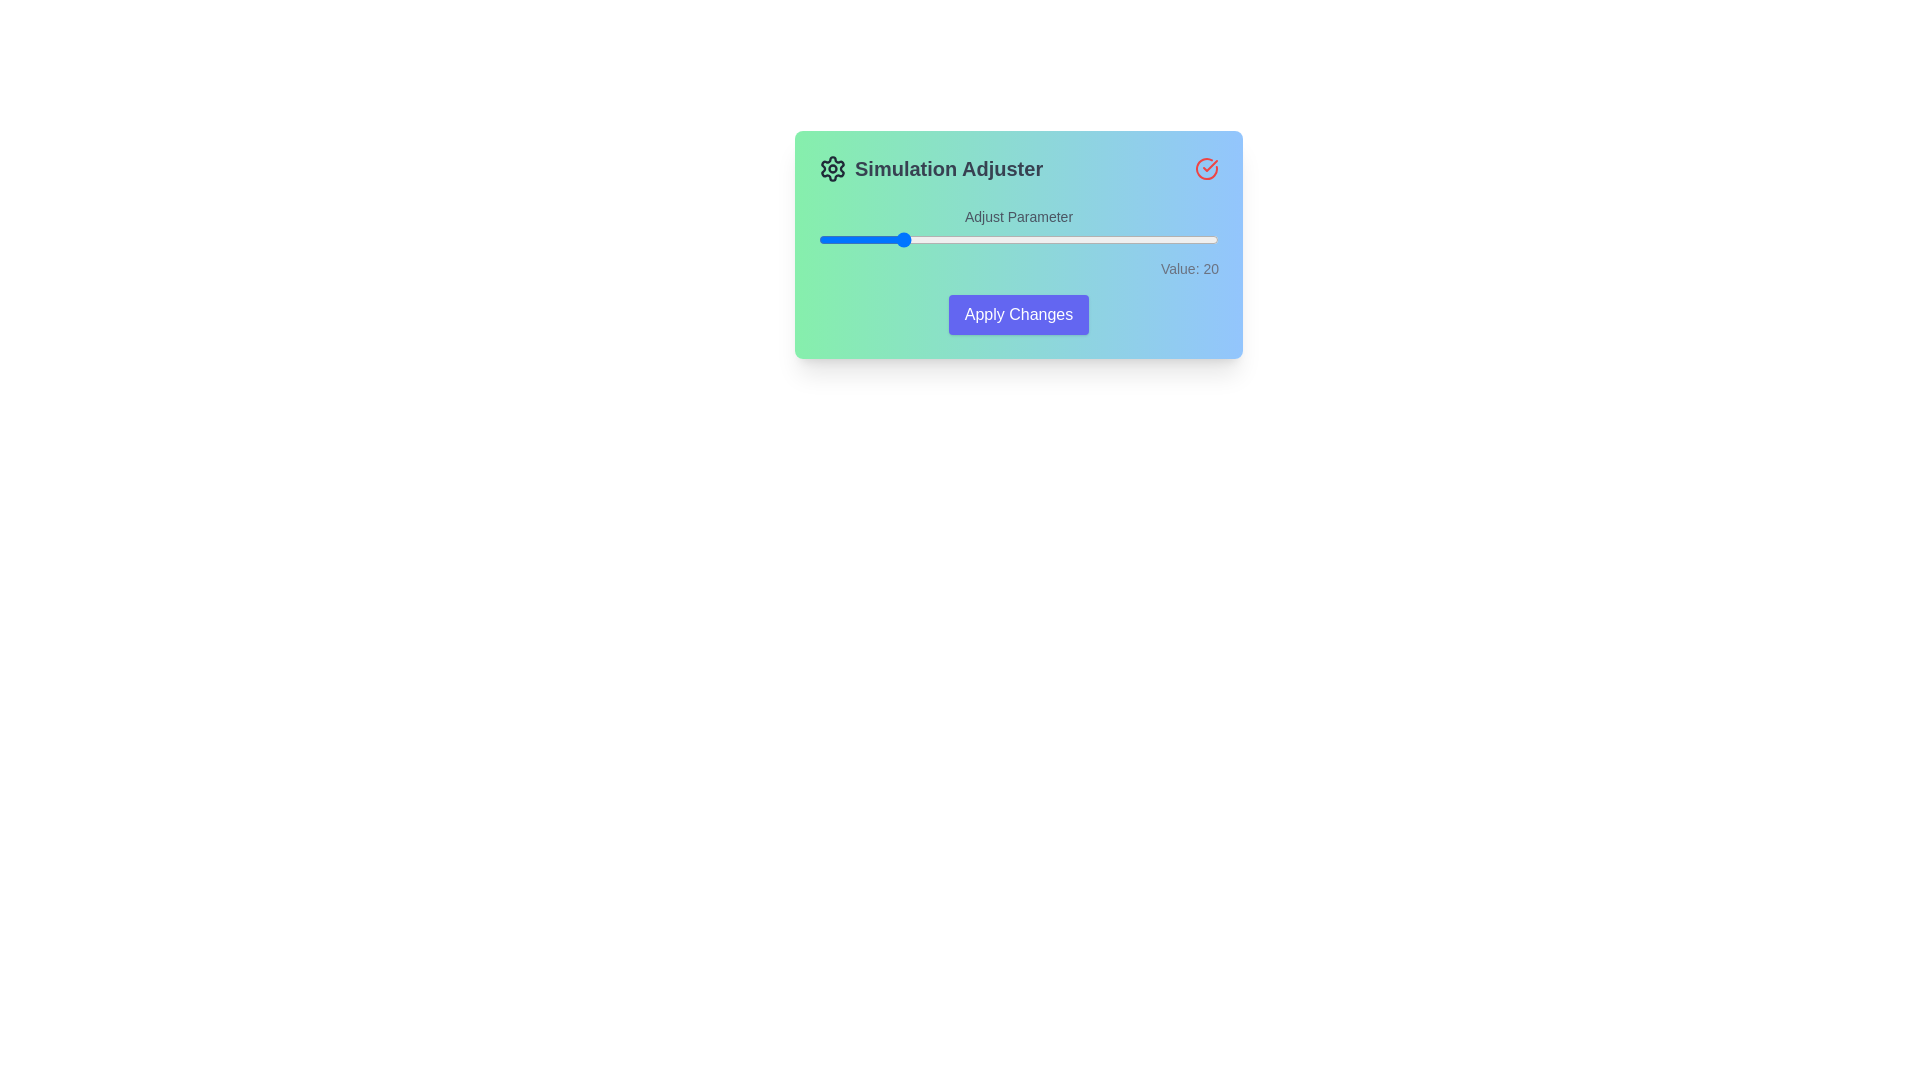 The height and width of the screenshot is (1080, 1920). What do you see at coordinates (1182, 238) in the screenshot?
I see `the slider to set the value to 91` at bounding box center [1182, 238].